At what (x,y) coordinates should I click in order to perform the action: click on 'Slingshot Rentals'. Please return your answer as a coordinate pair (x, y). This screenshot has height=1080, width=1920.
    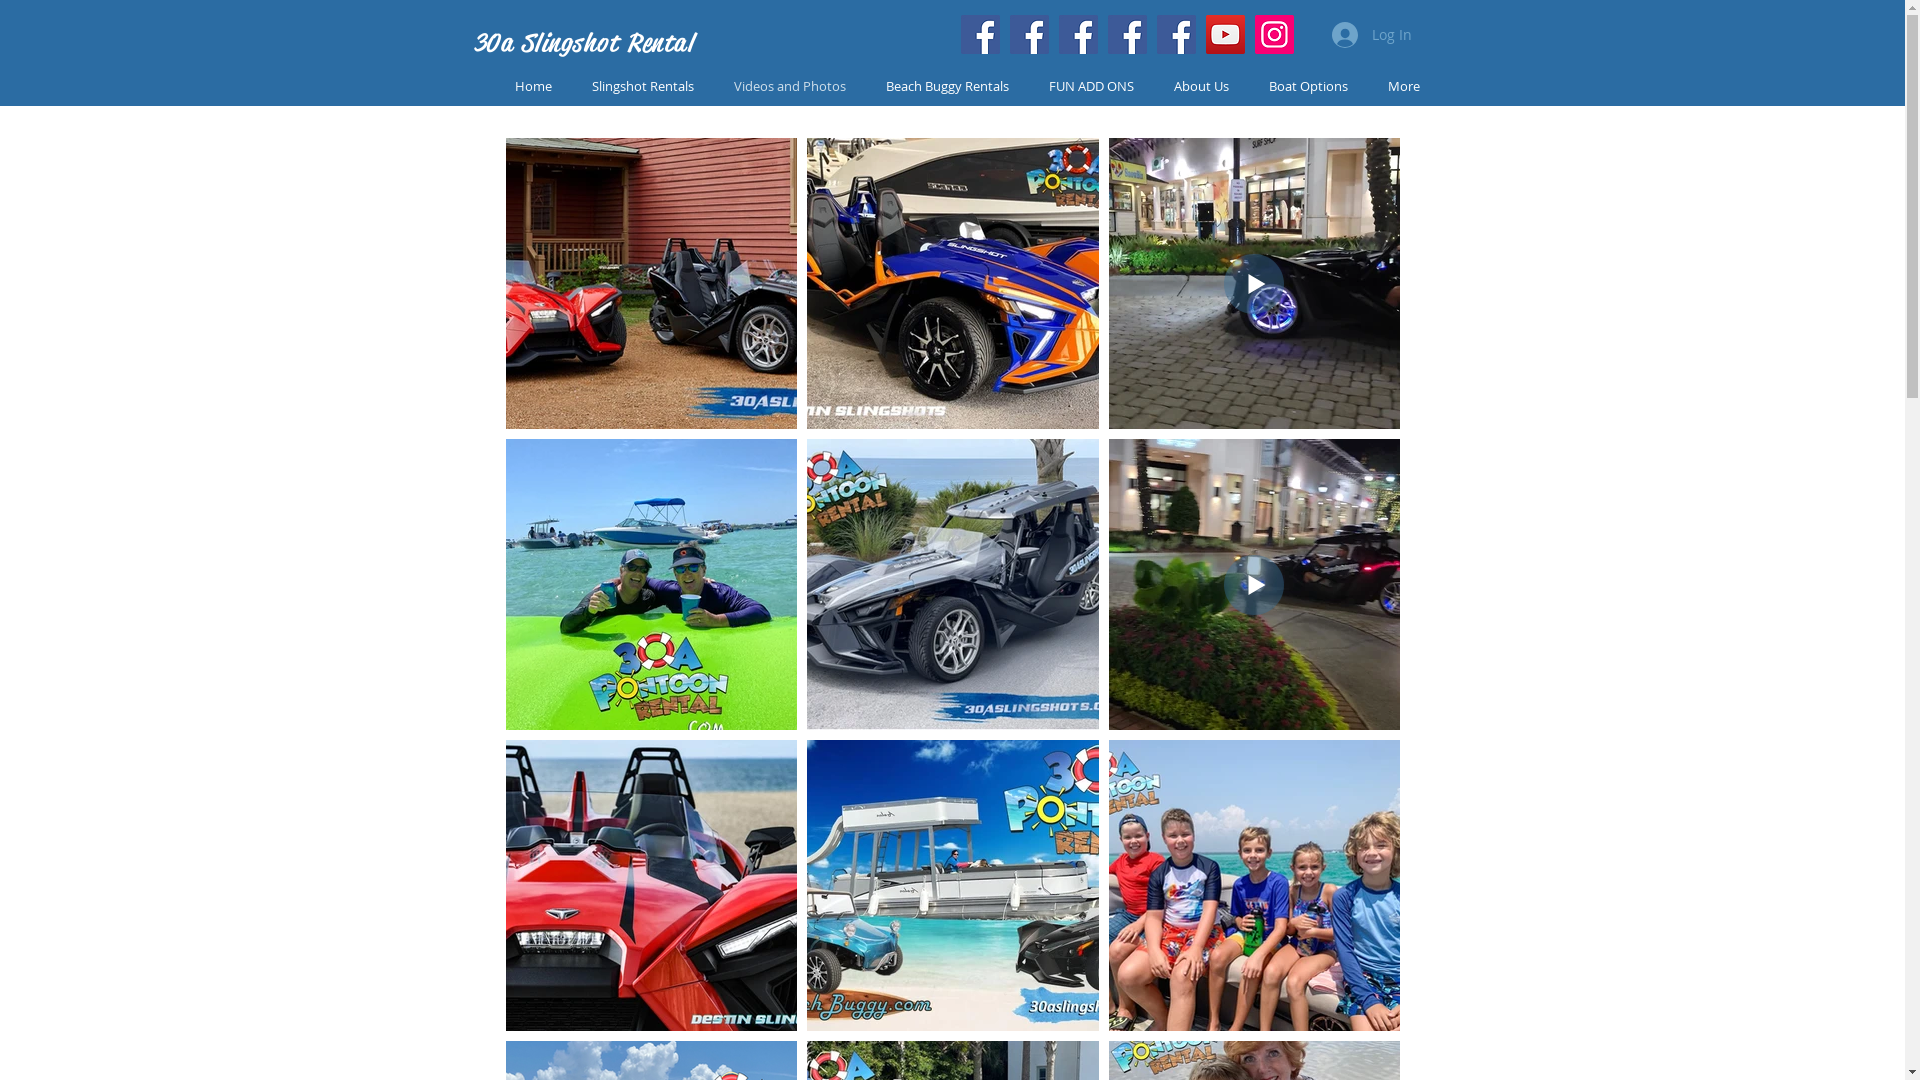
    Looking at the image, I should click on (643, 85).